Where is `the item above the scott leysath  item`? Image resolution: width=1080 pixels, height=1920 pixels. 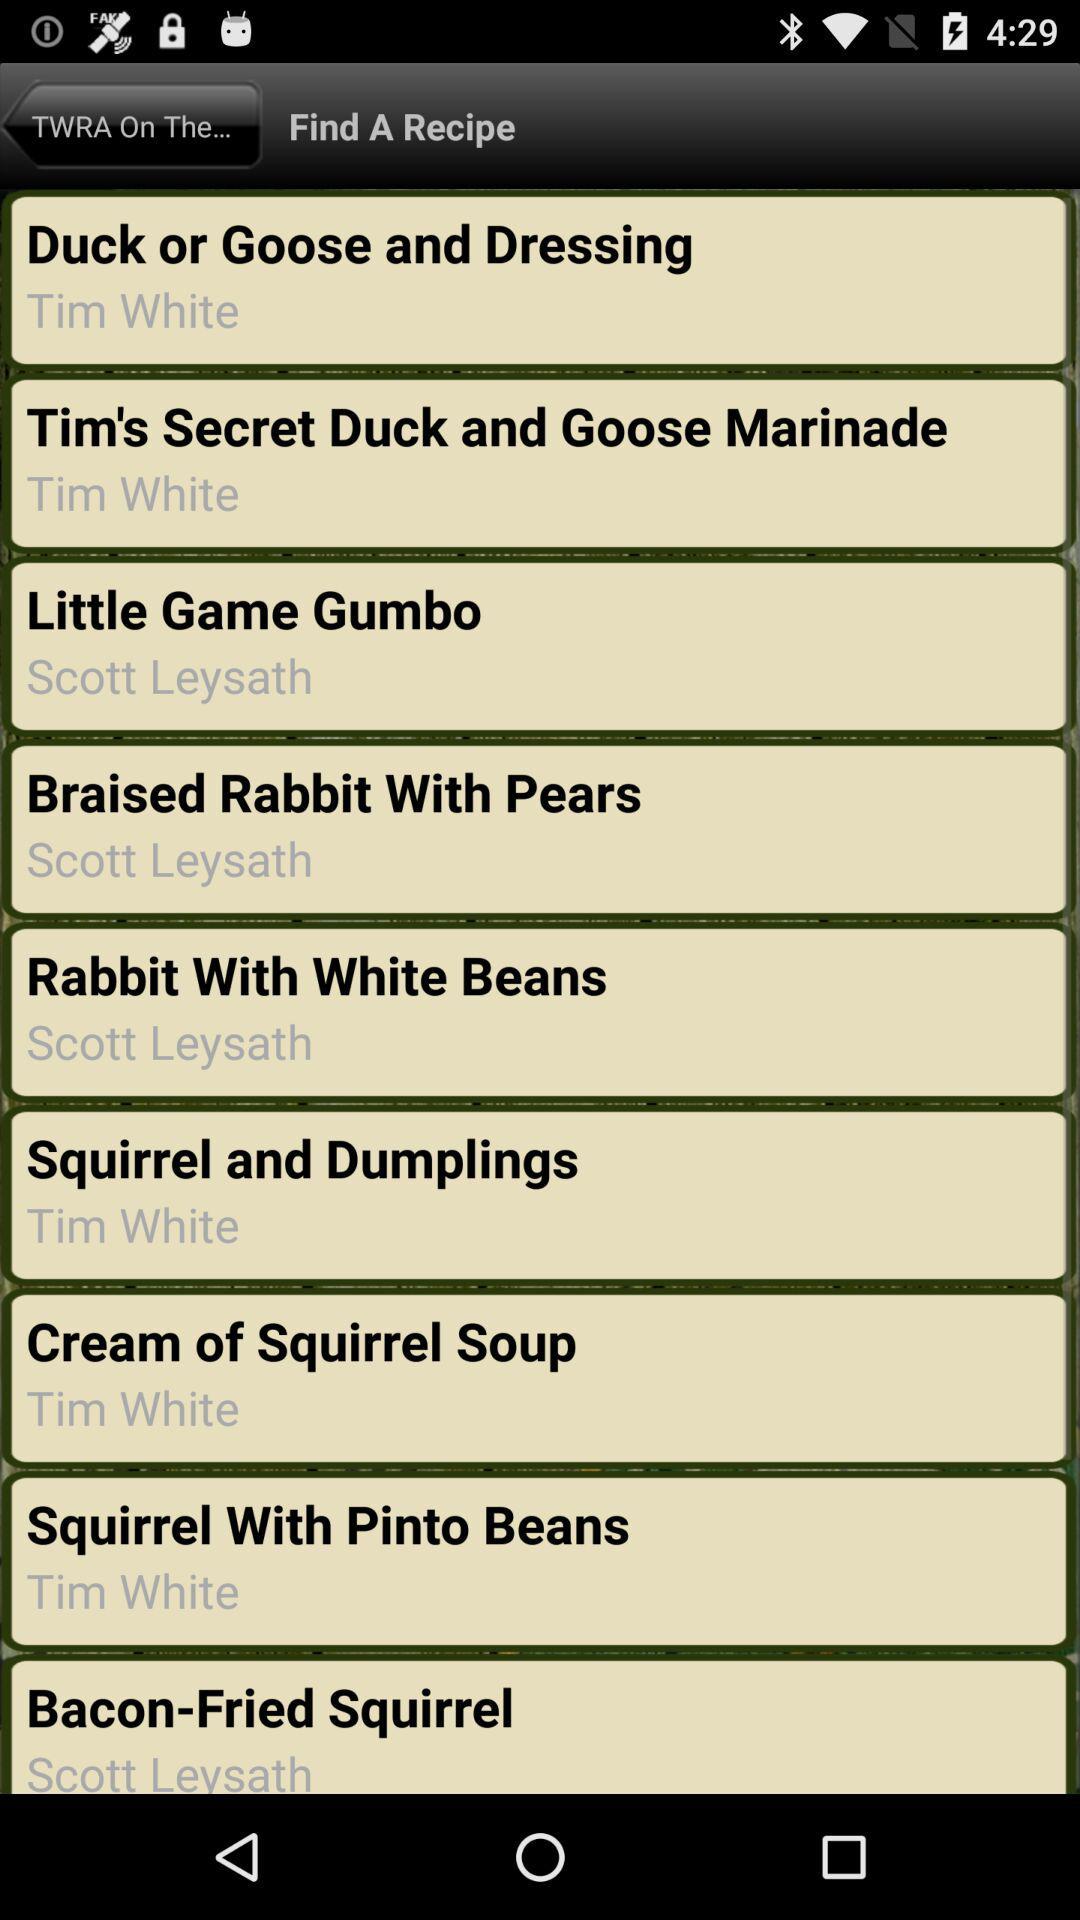
the item above the scott leysath  item is located at coordinates (259, 607).